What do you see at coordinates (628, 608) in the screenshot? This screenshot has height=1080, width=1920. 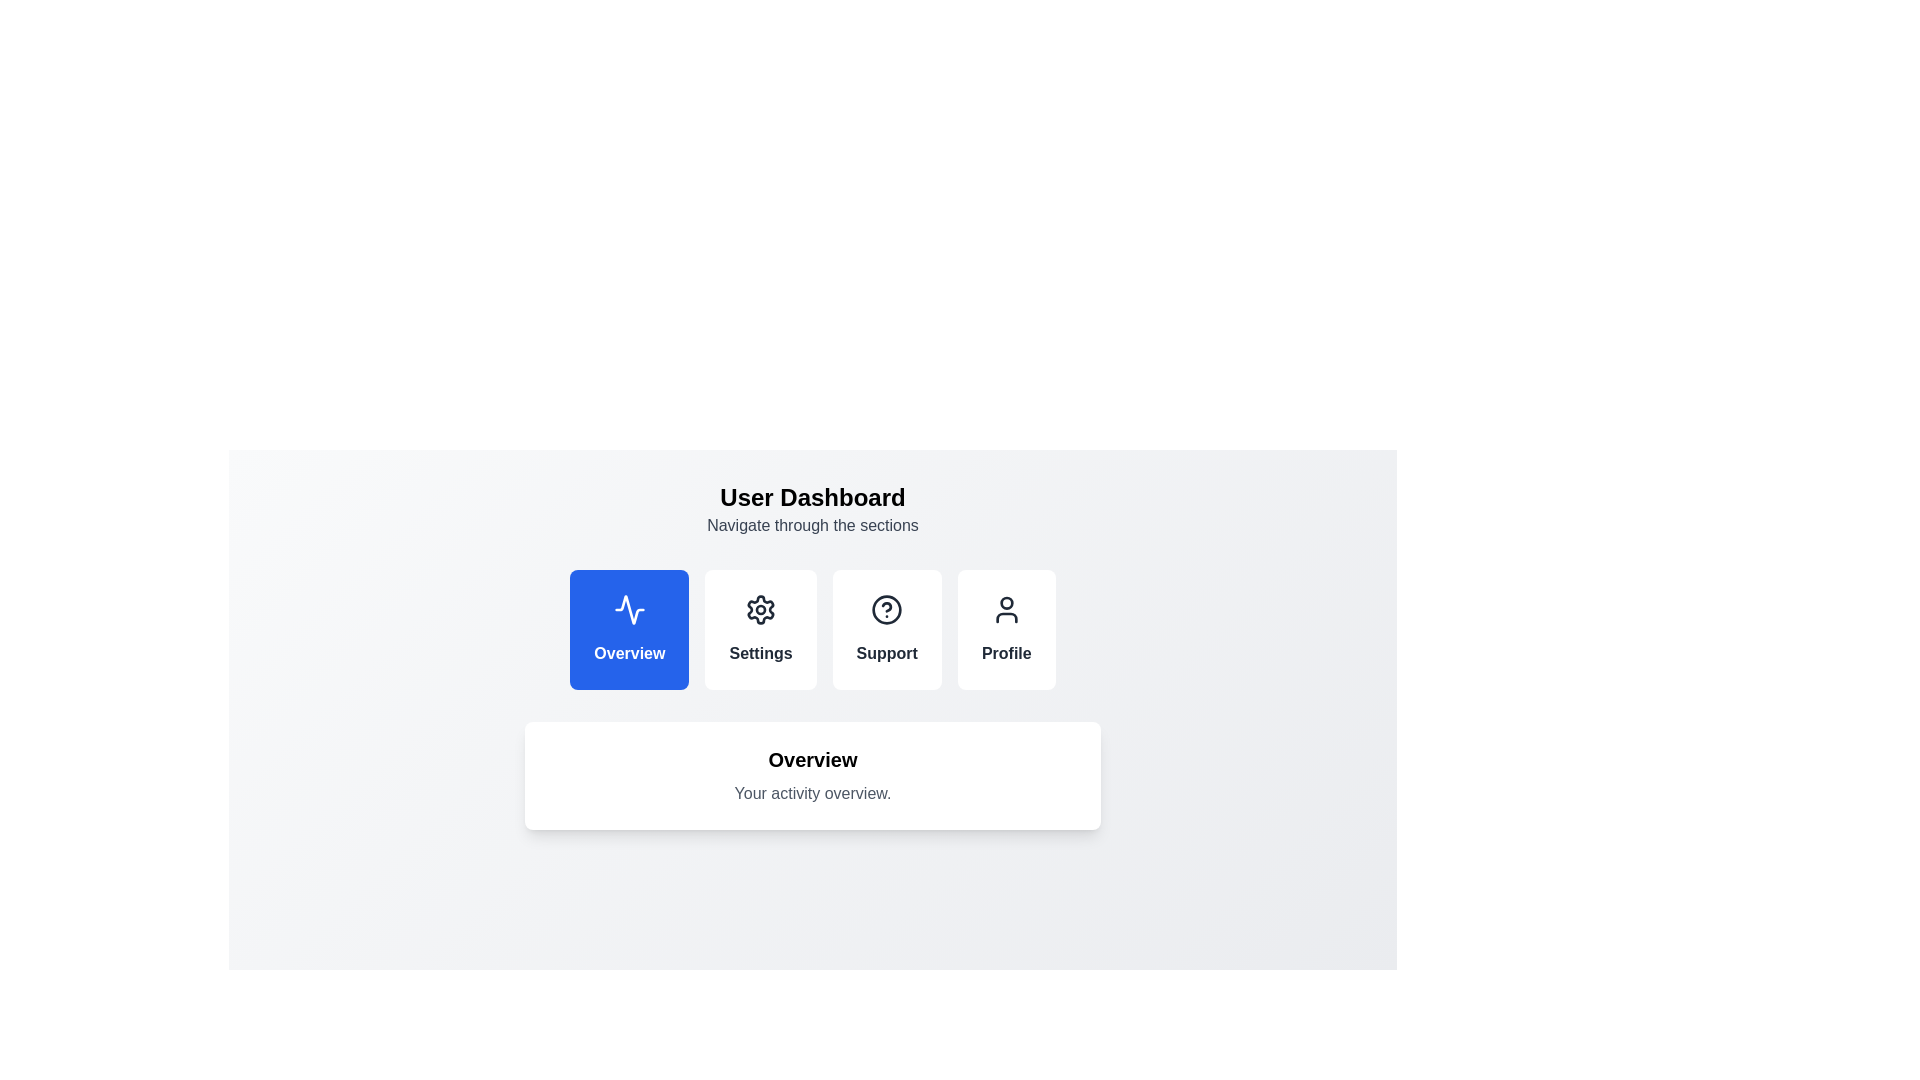 I see `the abstract zigzag icon representing activity within the 'Overview' button in the navigation grid of the User Dashboard` at bounding box center [628, 608].